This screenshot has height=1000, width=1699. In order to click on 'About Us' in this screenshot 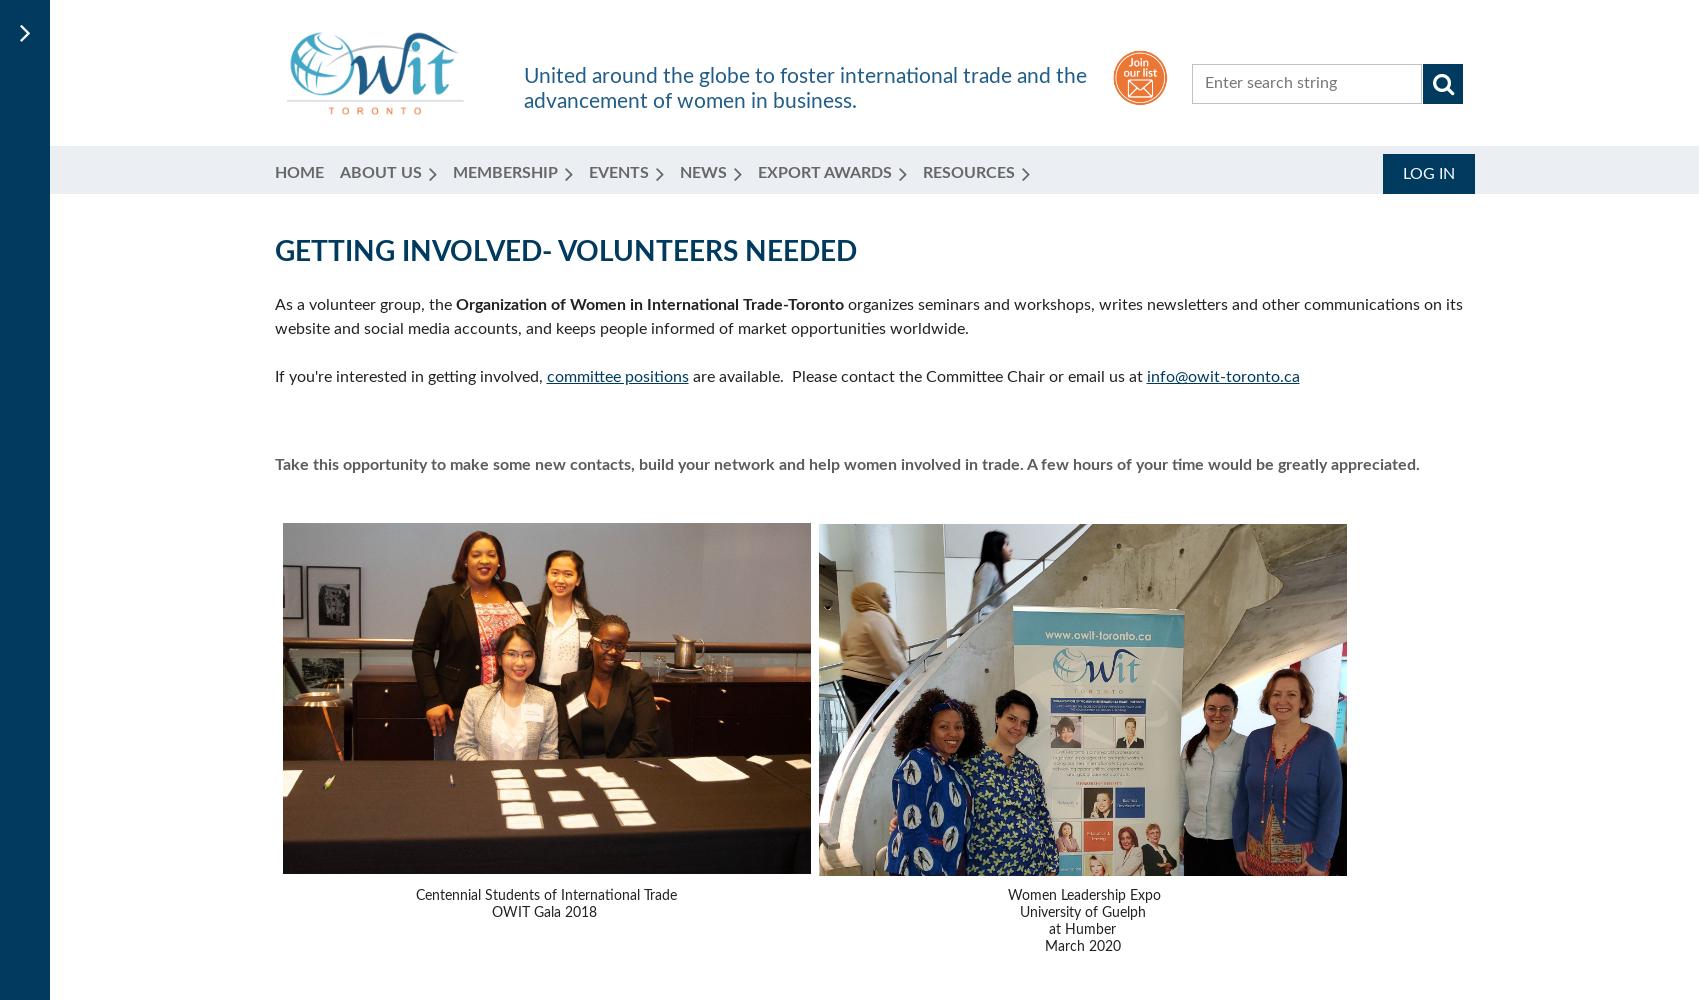, I will do `click(380, 172)`.